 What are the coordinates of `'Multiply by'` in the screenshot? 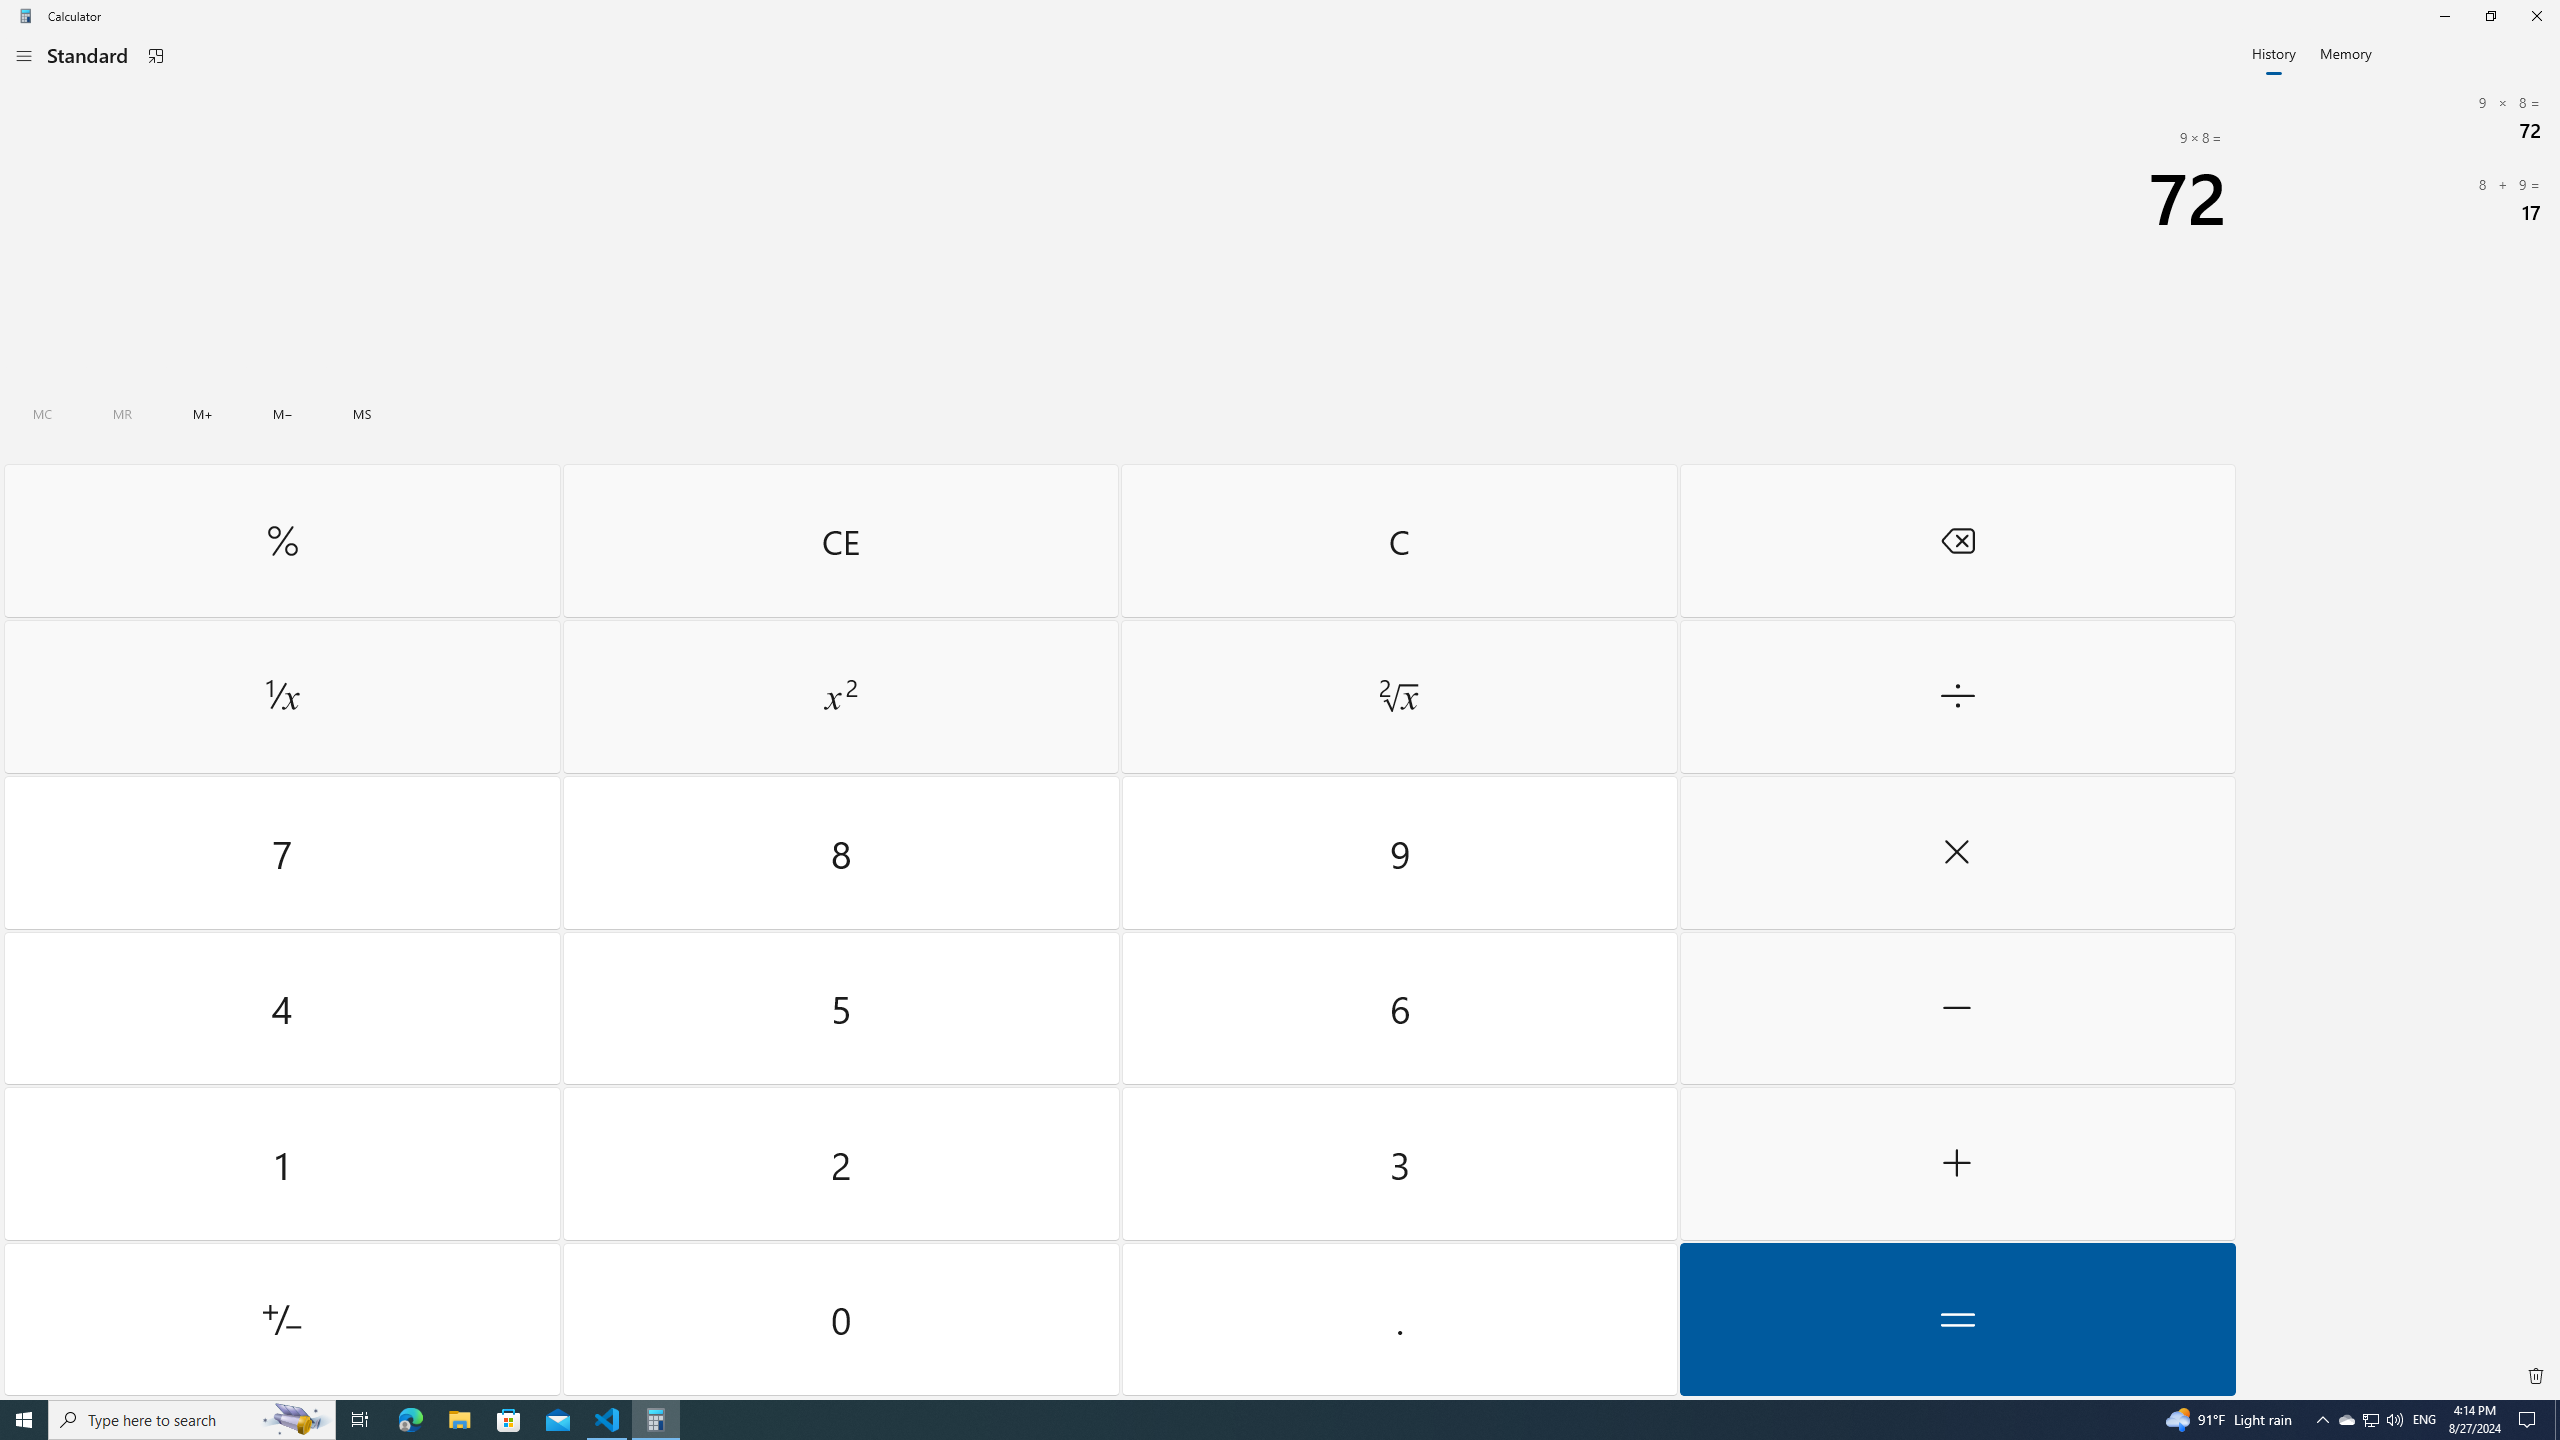 It's located at (1956, 853).